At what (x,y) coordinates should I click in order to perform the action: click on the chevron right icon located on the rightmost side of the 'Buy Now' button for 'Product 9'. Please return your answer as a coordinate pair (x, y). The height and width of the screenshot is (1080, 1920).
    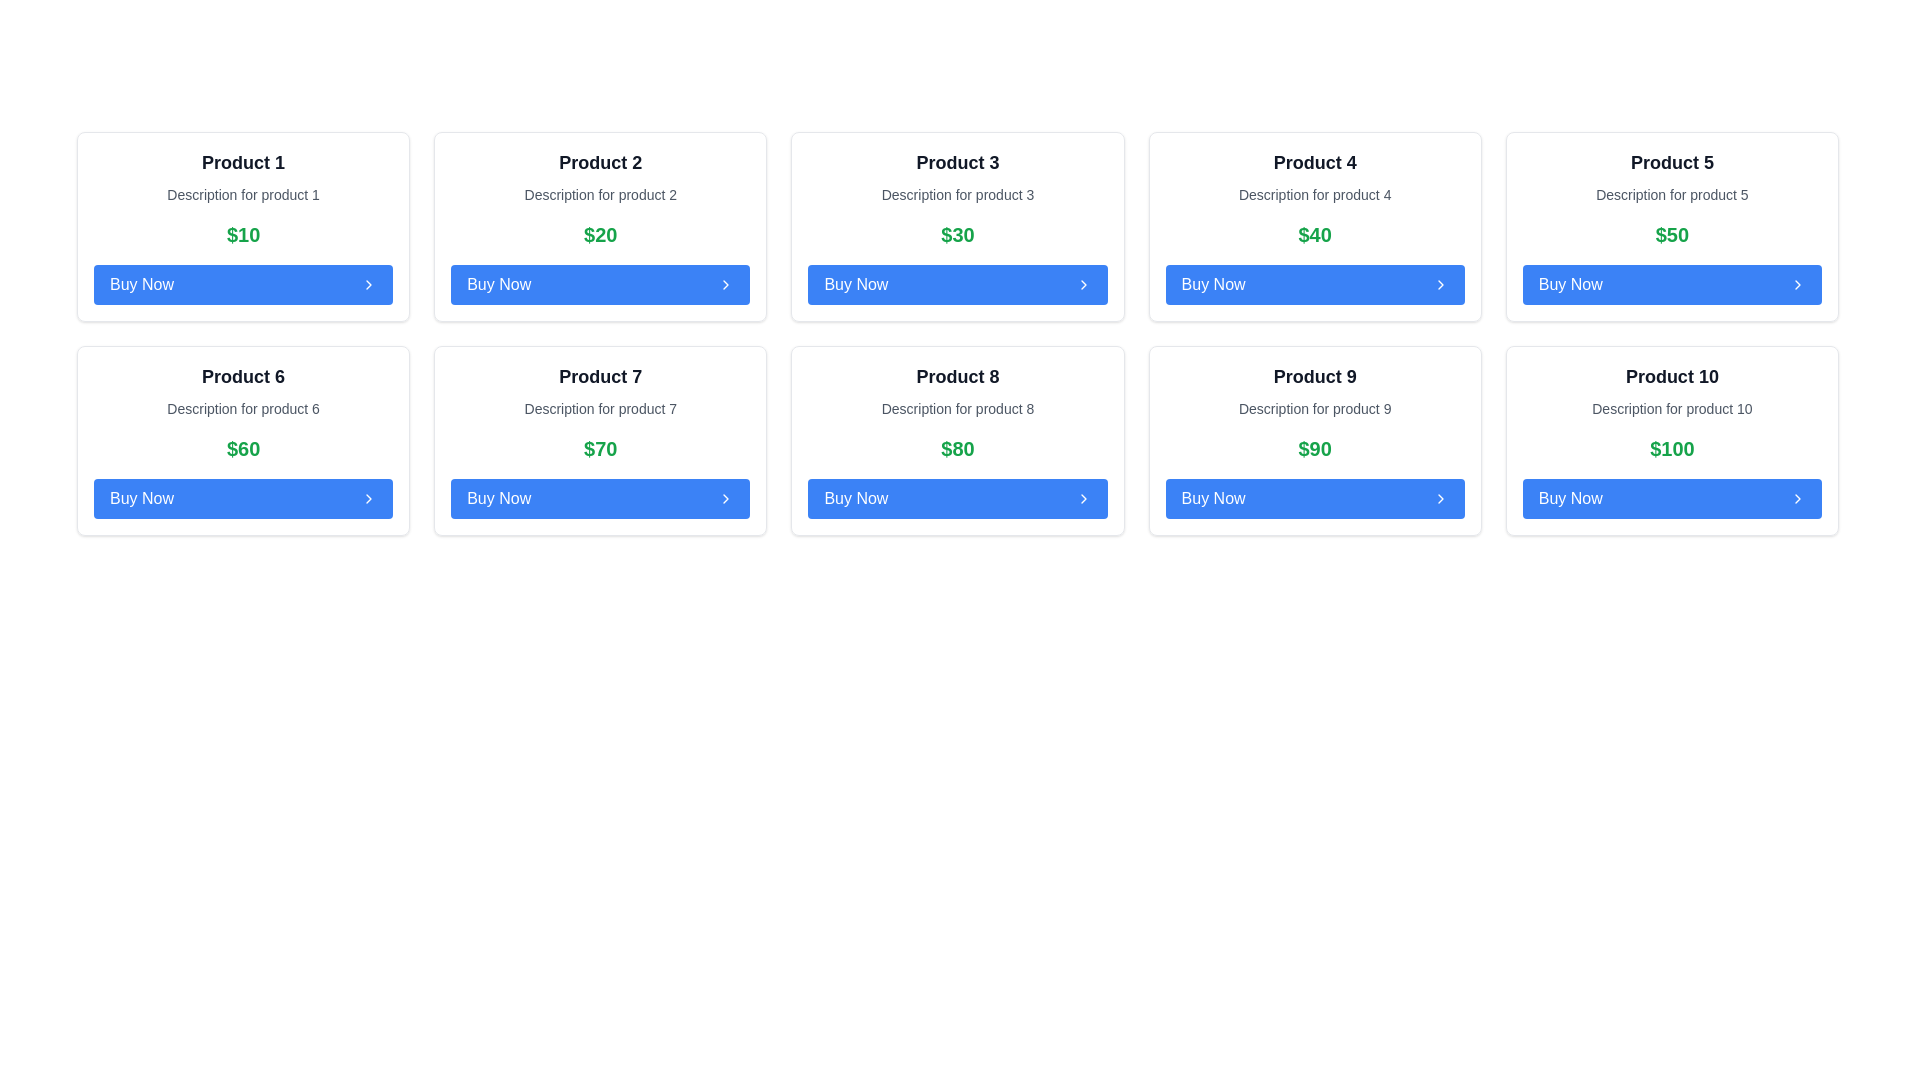
    Looking at the image, I should click on (1440, 497).